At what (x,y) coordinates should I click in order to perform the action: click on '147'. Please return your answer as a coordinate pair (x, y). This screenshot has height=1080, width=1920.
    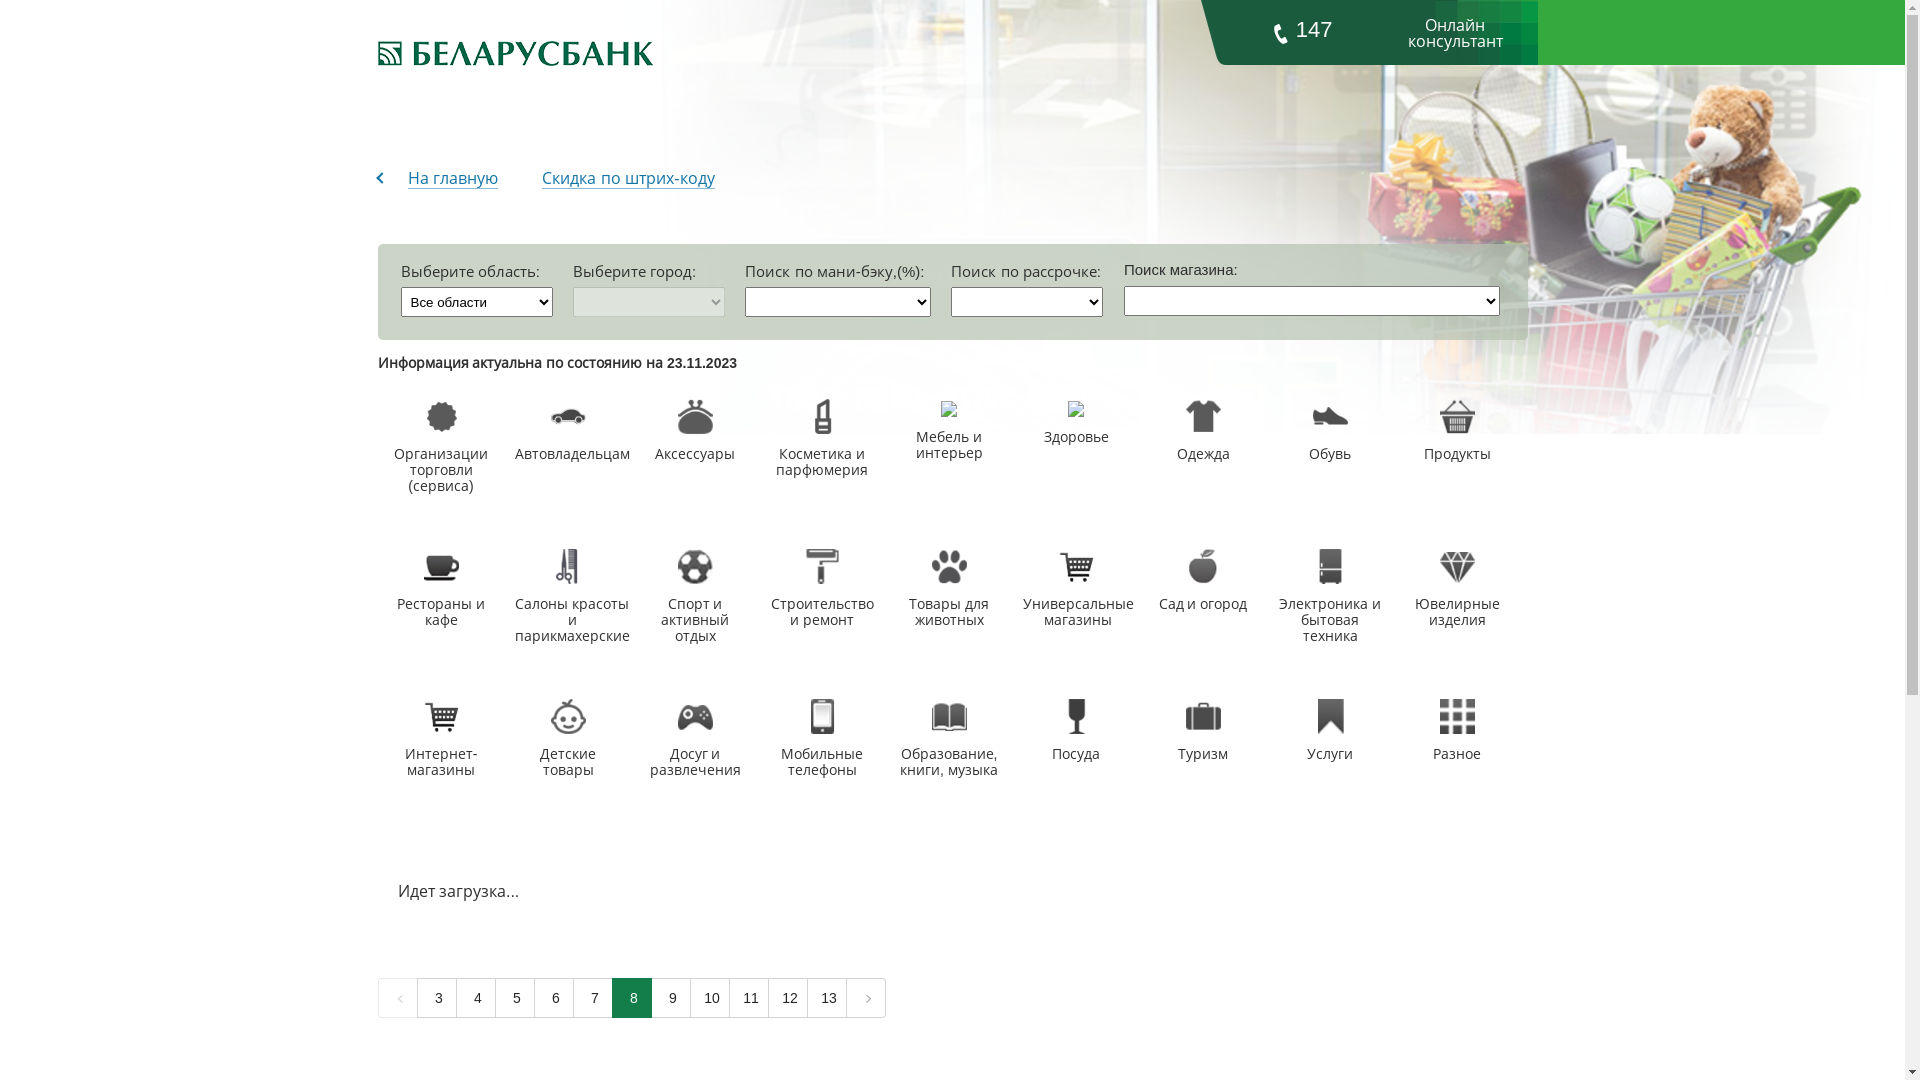
    Looking at the image, I should click on (1301, 31).